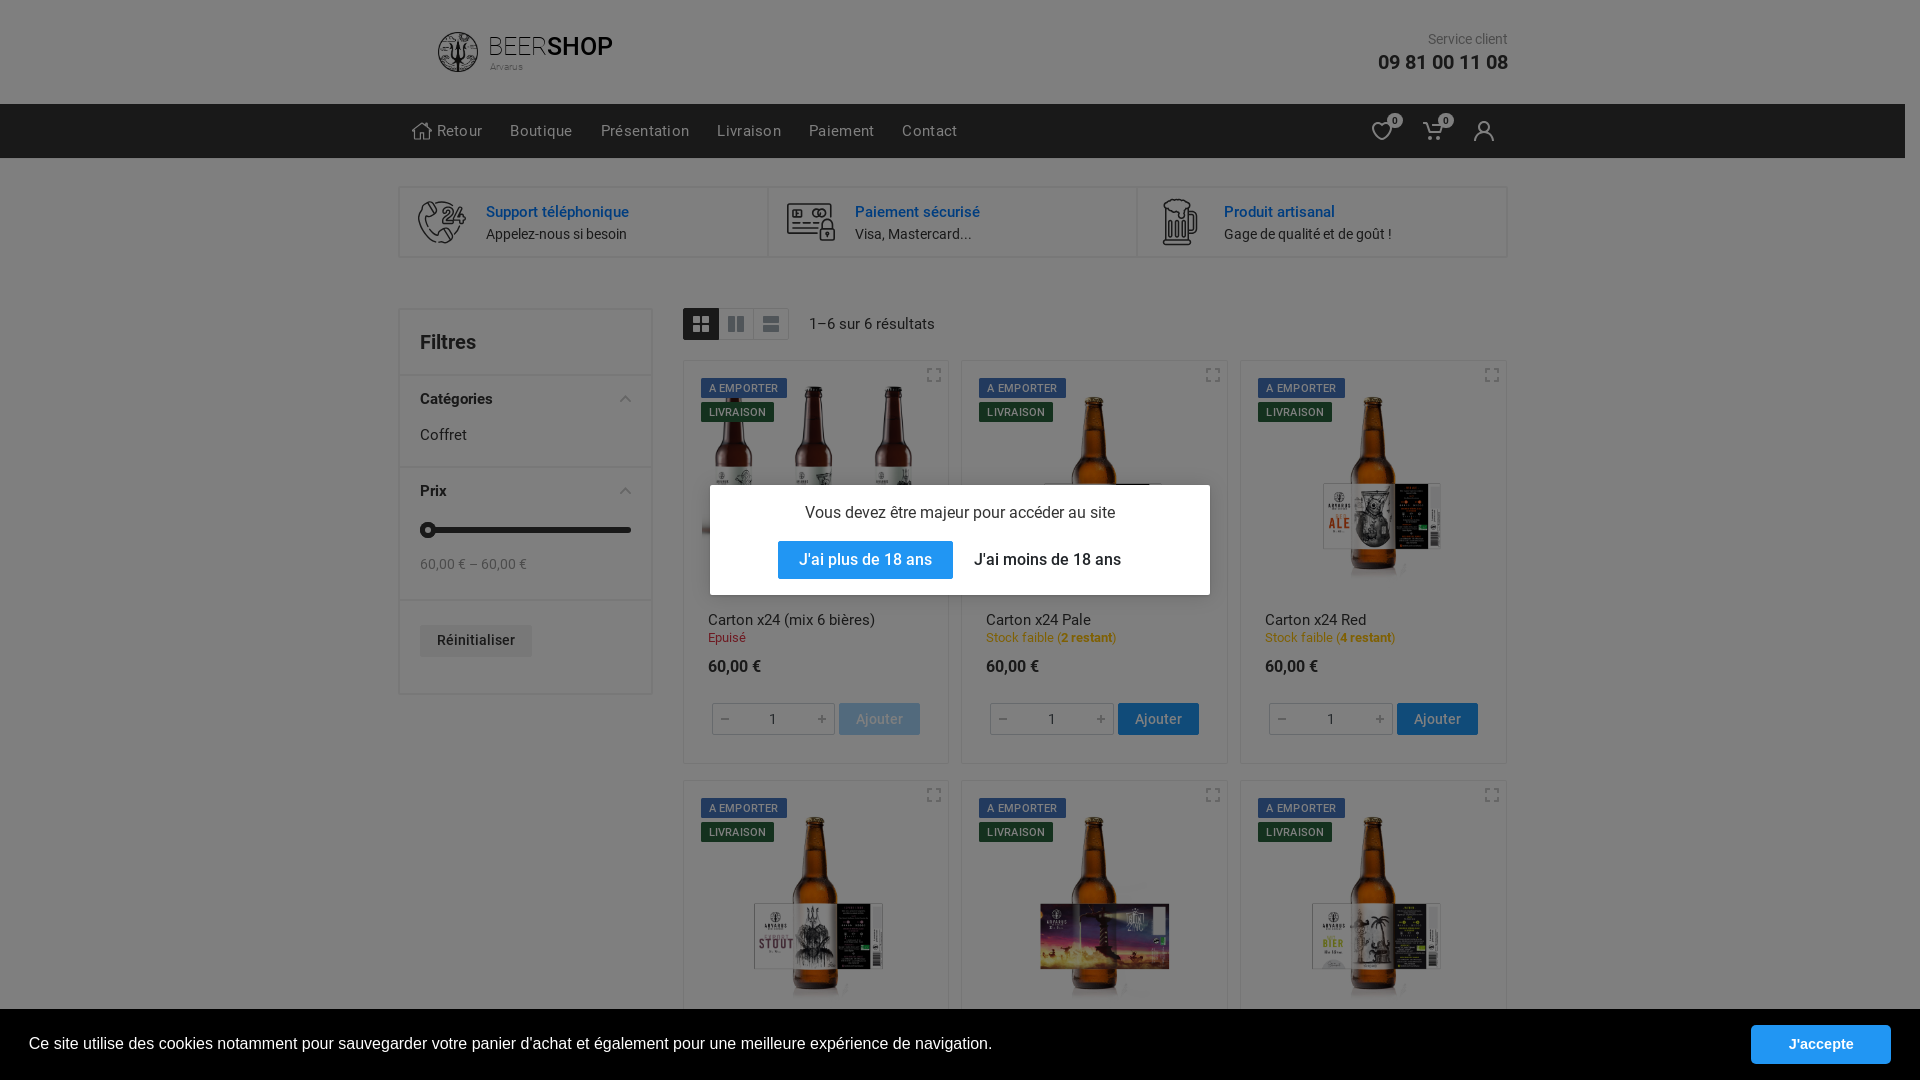 The width and height of the screenshot is (1920, 1080). What do you see at coordinates (768, 323) in the screenshot?
I see `'Liste'` at bounding box center [768, 323].